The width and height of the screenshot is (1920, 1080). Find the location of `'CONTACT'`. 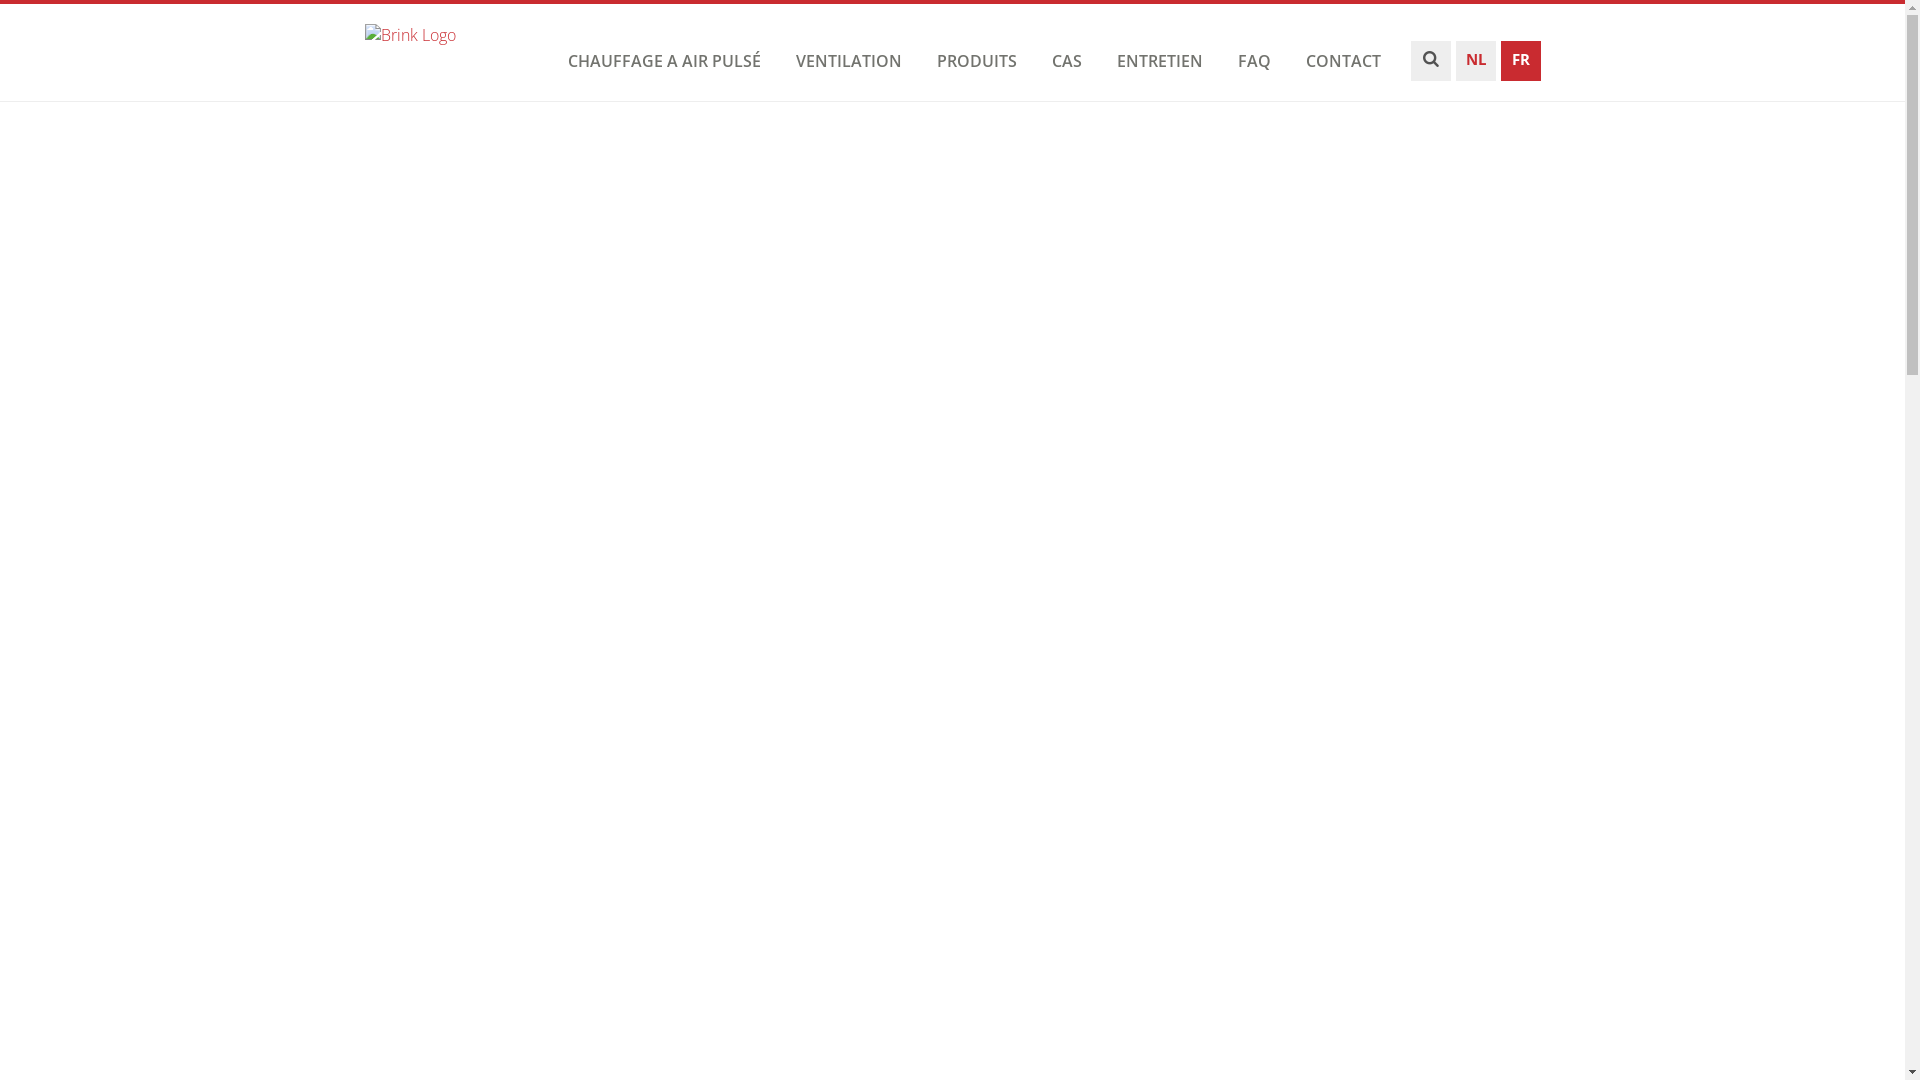

'CONTACT' is located at coordinates (1342, 60).